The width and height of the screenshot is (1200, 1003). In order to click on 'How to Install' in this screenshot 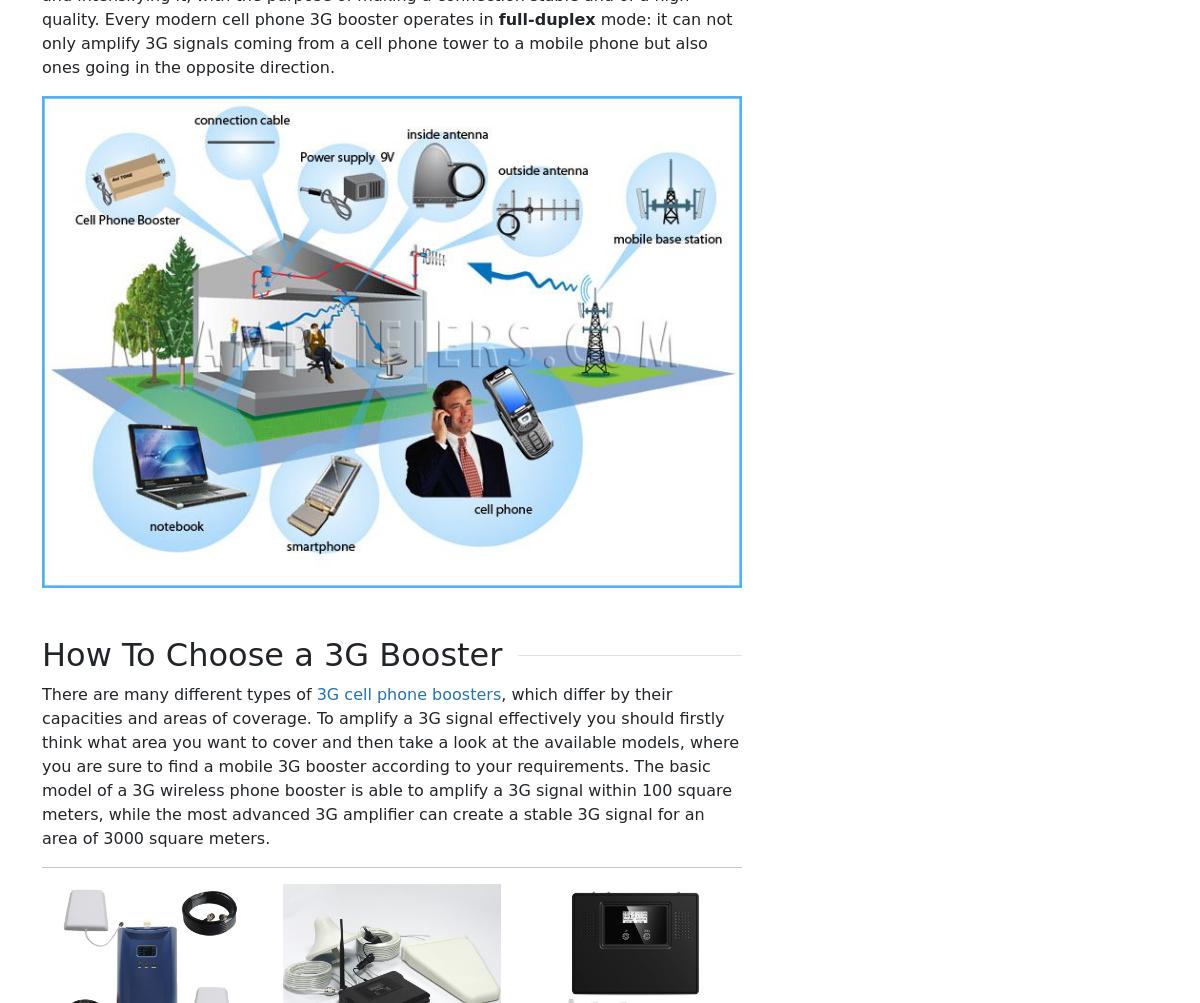, I will do `click(944, 558)`.